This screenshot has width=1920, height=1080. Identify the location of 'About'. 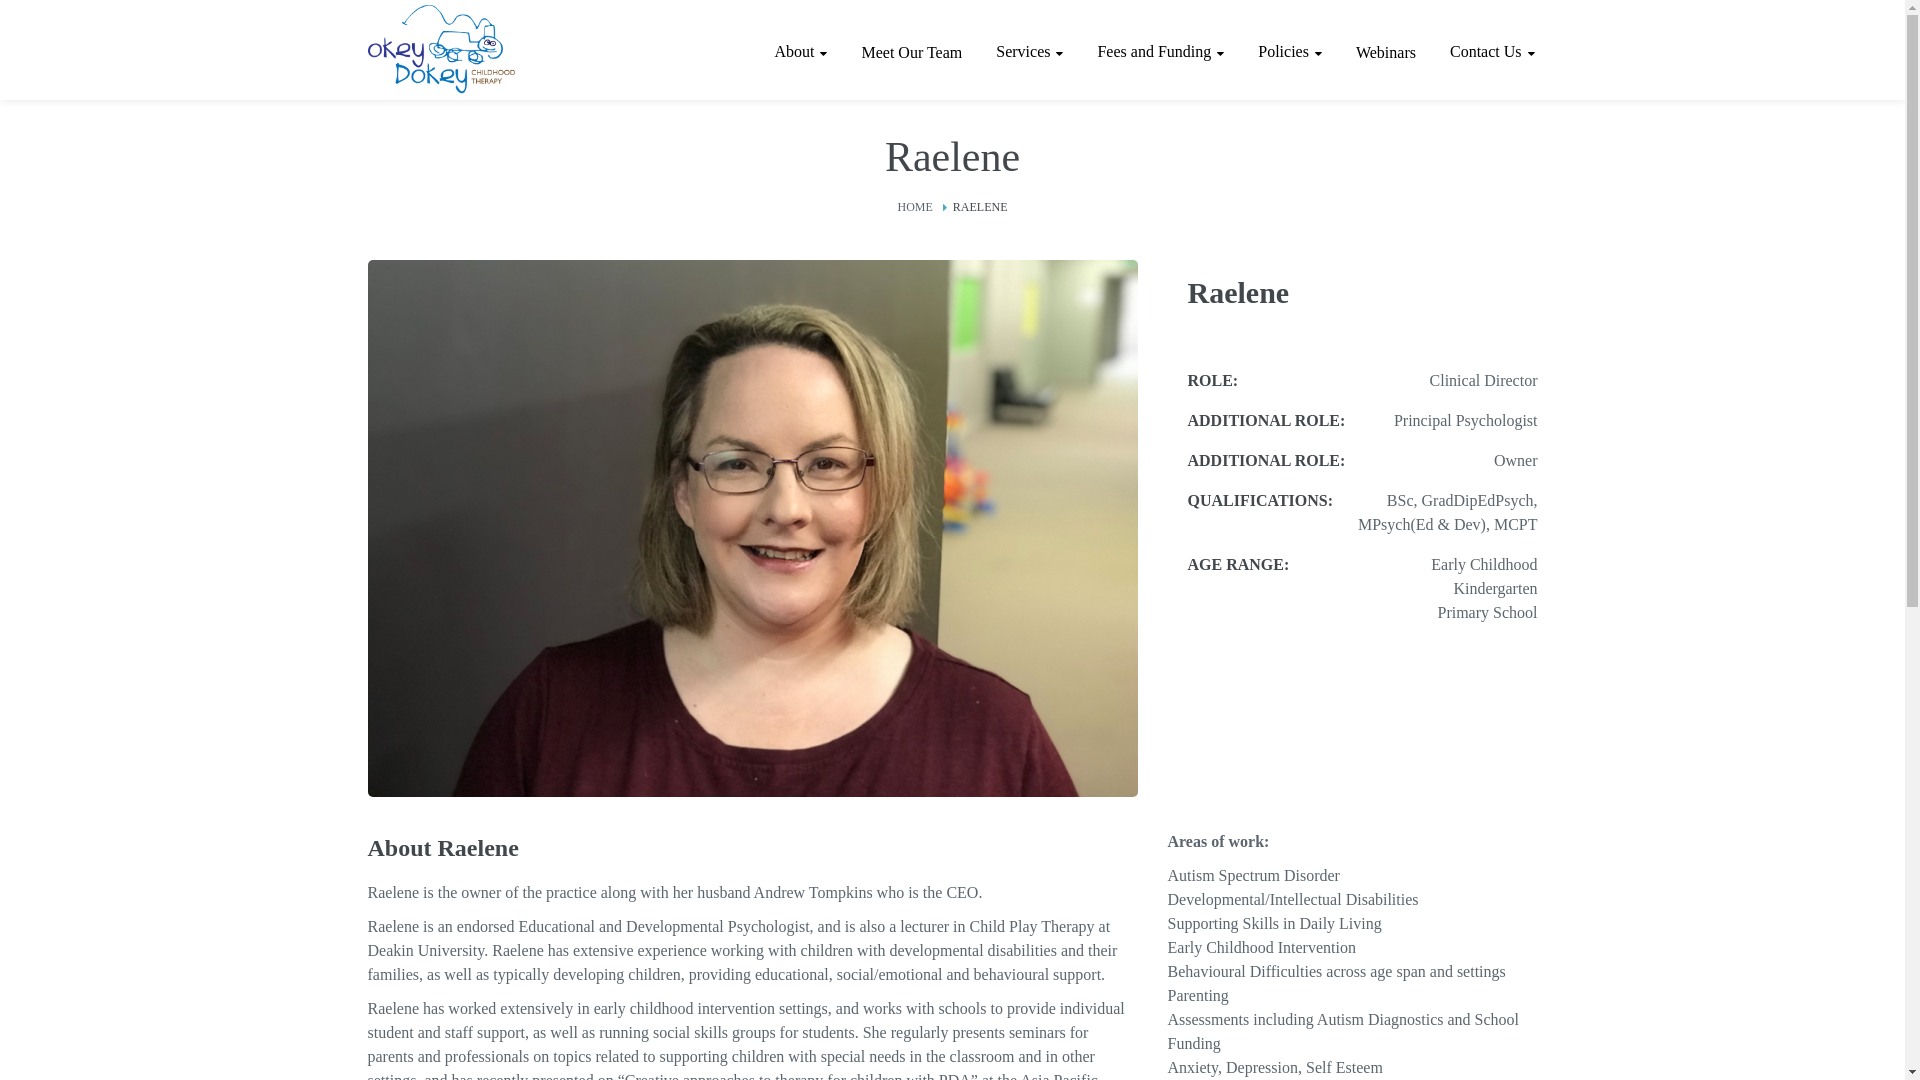
(800, 50).